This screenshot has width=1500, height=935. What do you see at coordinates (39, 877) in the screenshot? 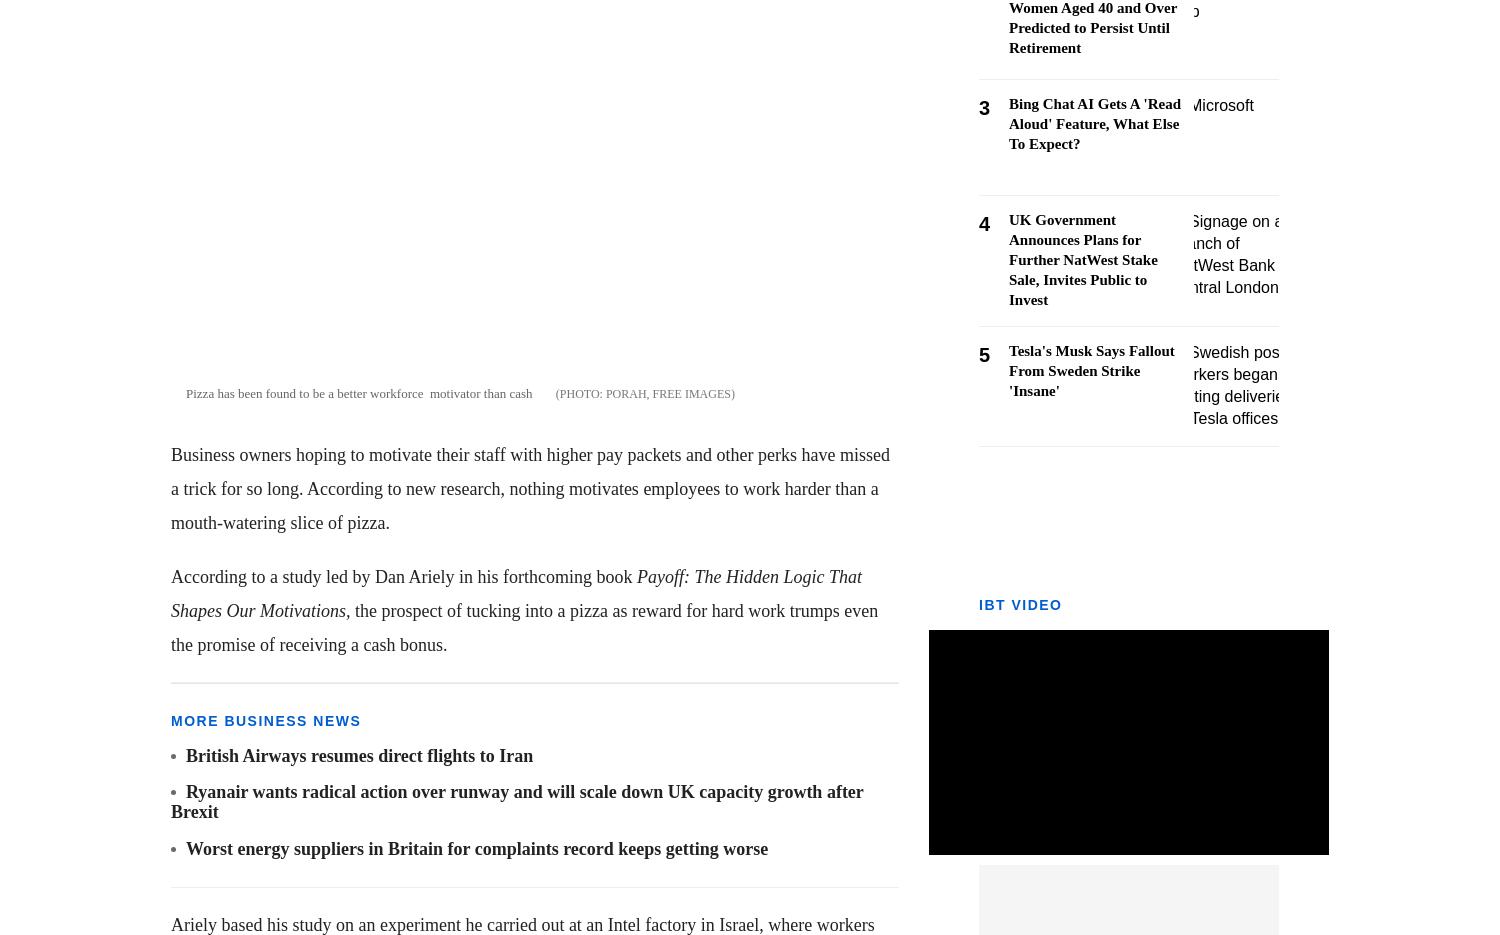
I see `'Opinion'` at bounding box center [39, 877].